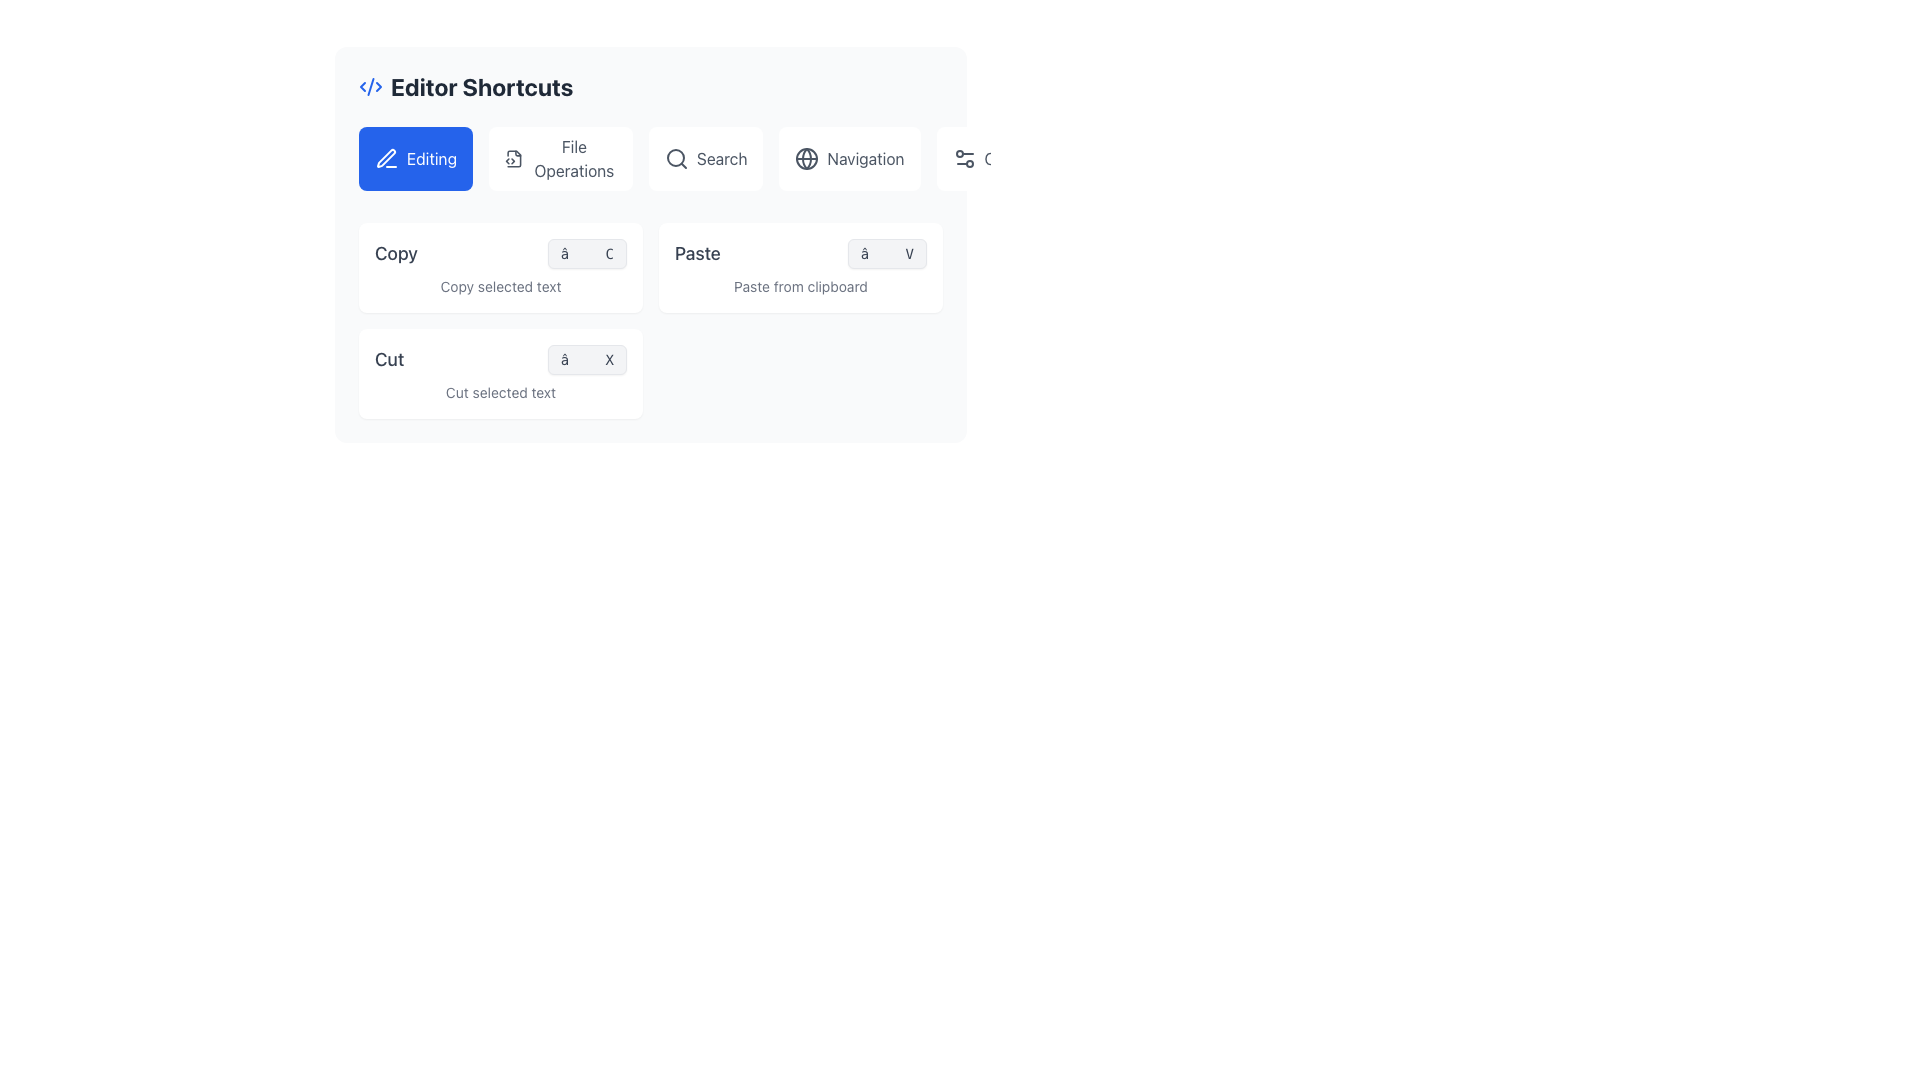 The image size is (1920, 1080). What do you see at coordinates (500, 253) in the screenshot?
I see `the List item displaying 'Copy' and the shortcut '⌘ C'` at bounding box center [500, 253].